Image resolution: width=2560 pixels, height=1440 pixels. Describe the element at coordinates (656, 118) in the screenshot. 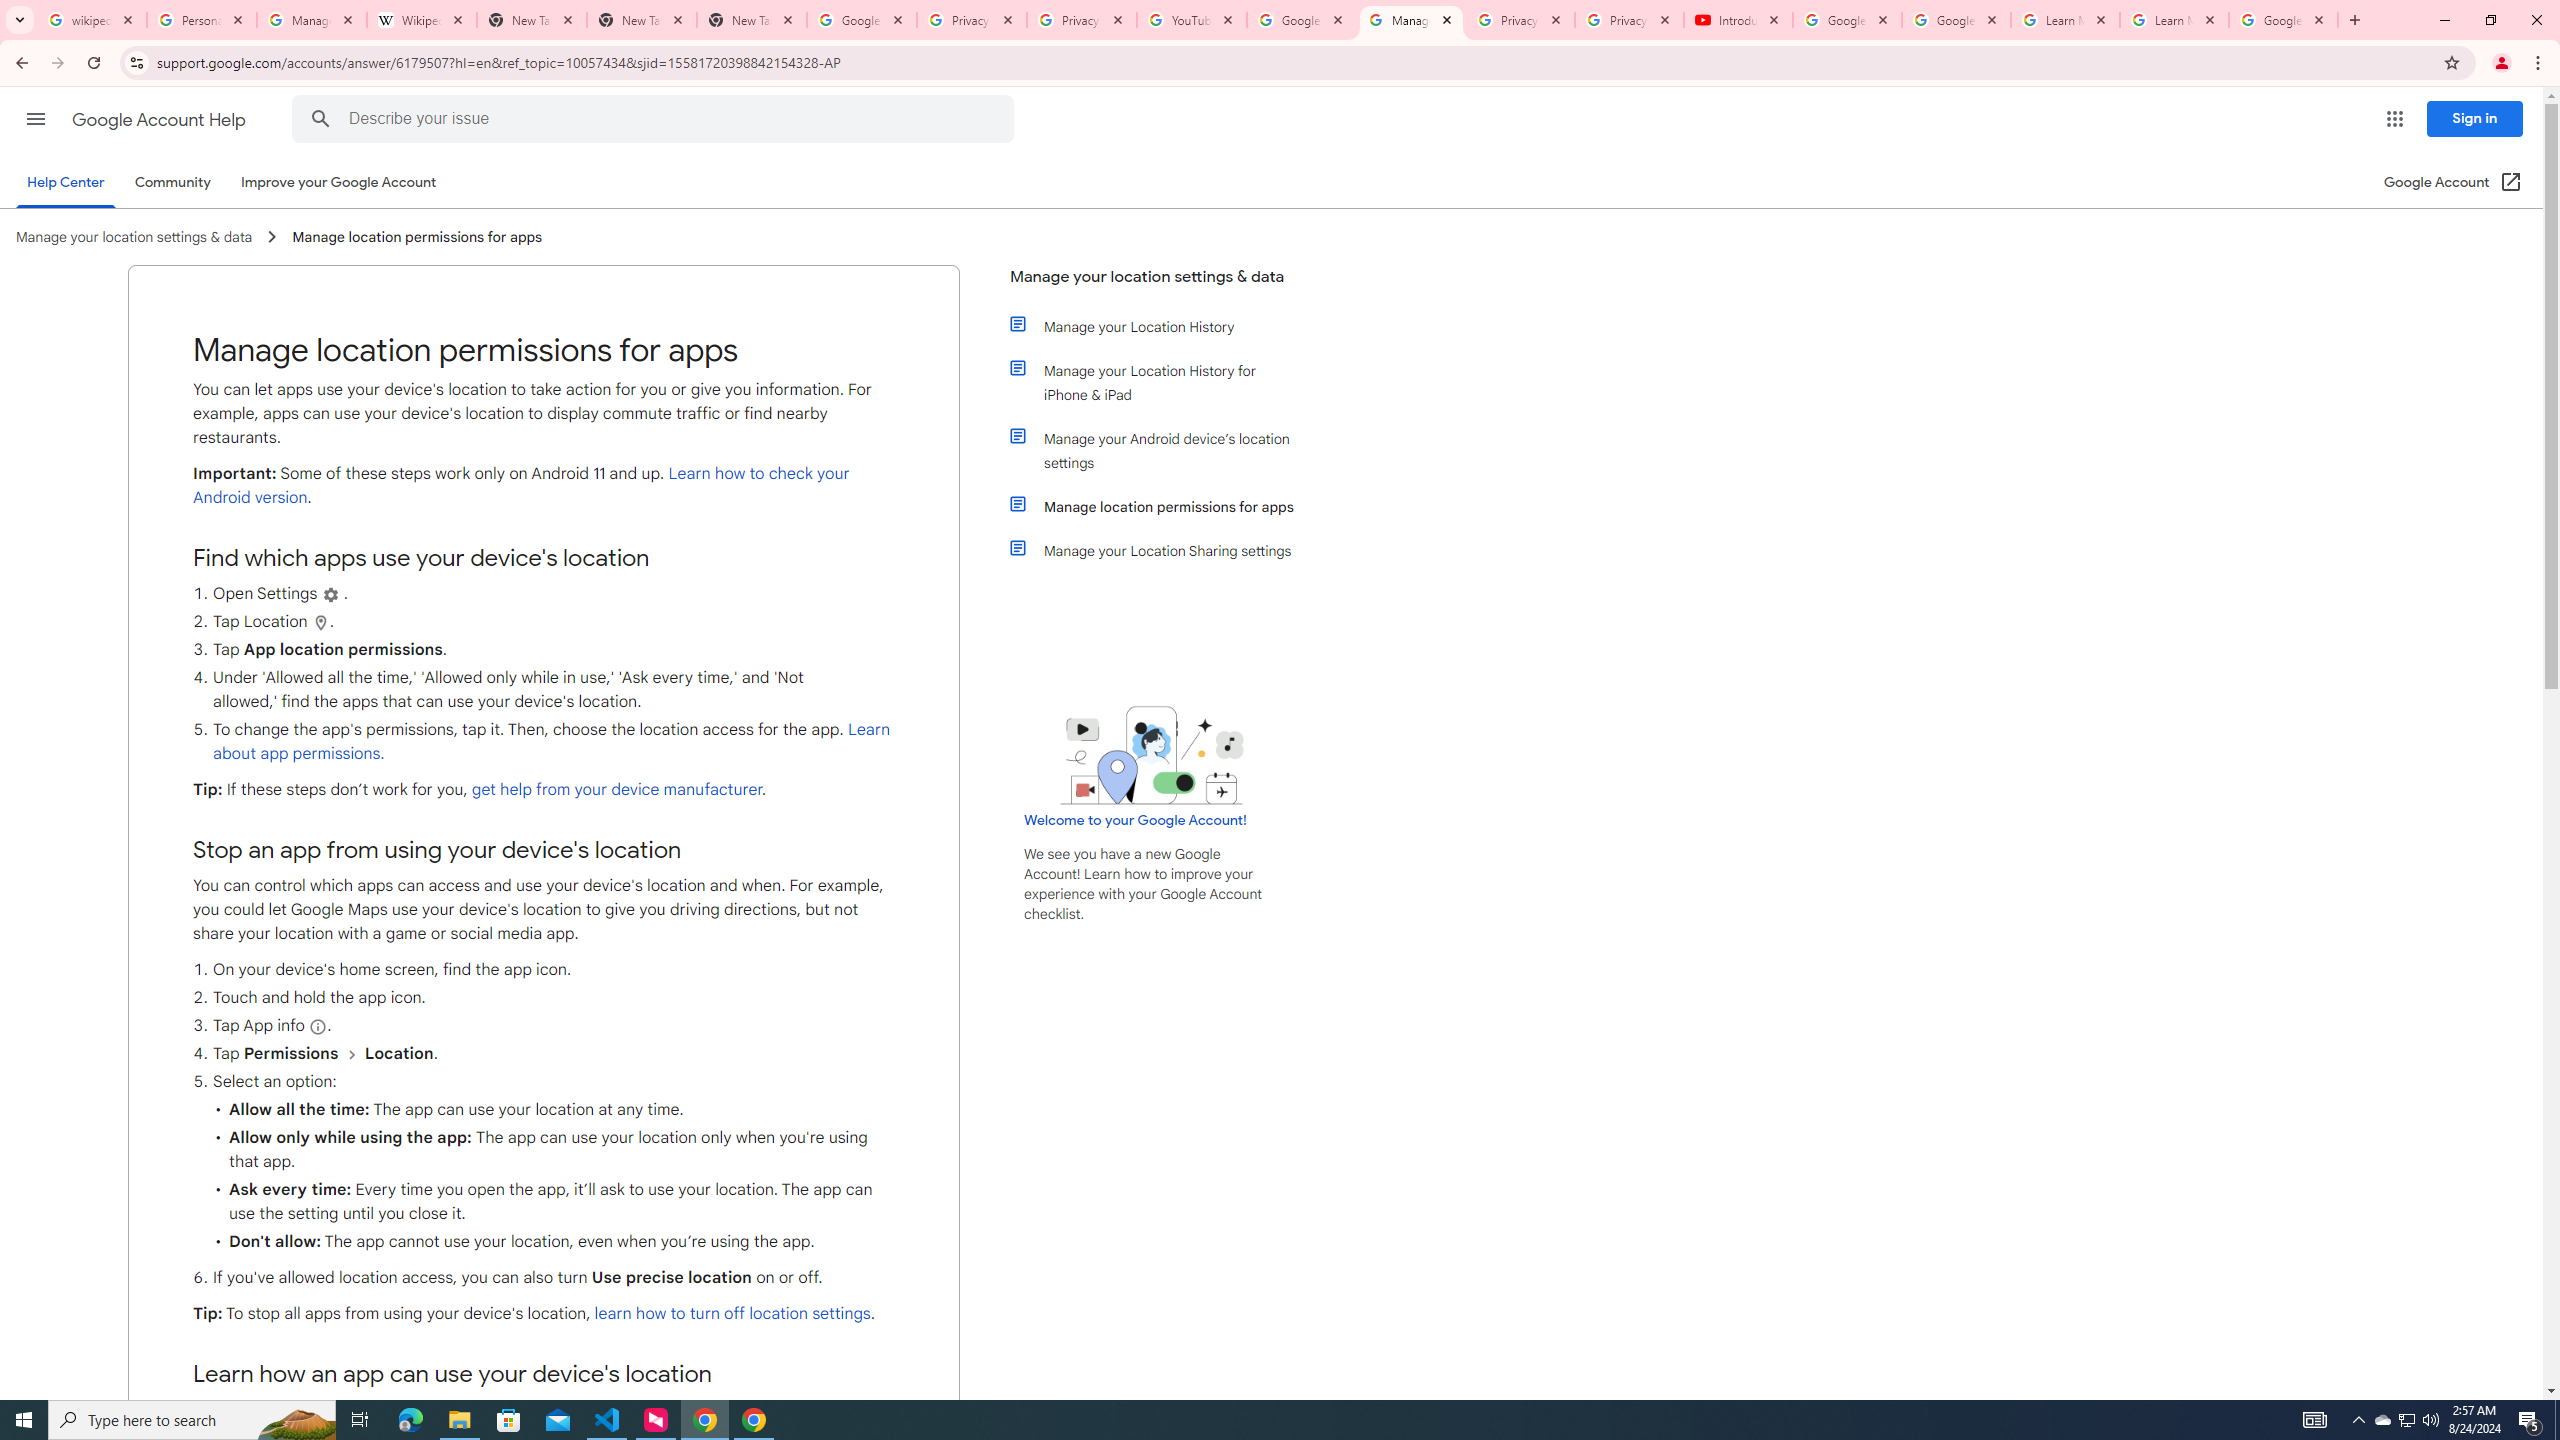

I see `'Describe your issue'` at that location.